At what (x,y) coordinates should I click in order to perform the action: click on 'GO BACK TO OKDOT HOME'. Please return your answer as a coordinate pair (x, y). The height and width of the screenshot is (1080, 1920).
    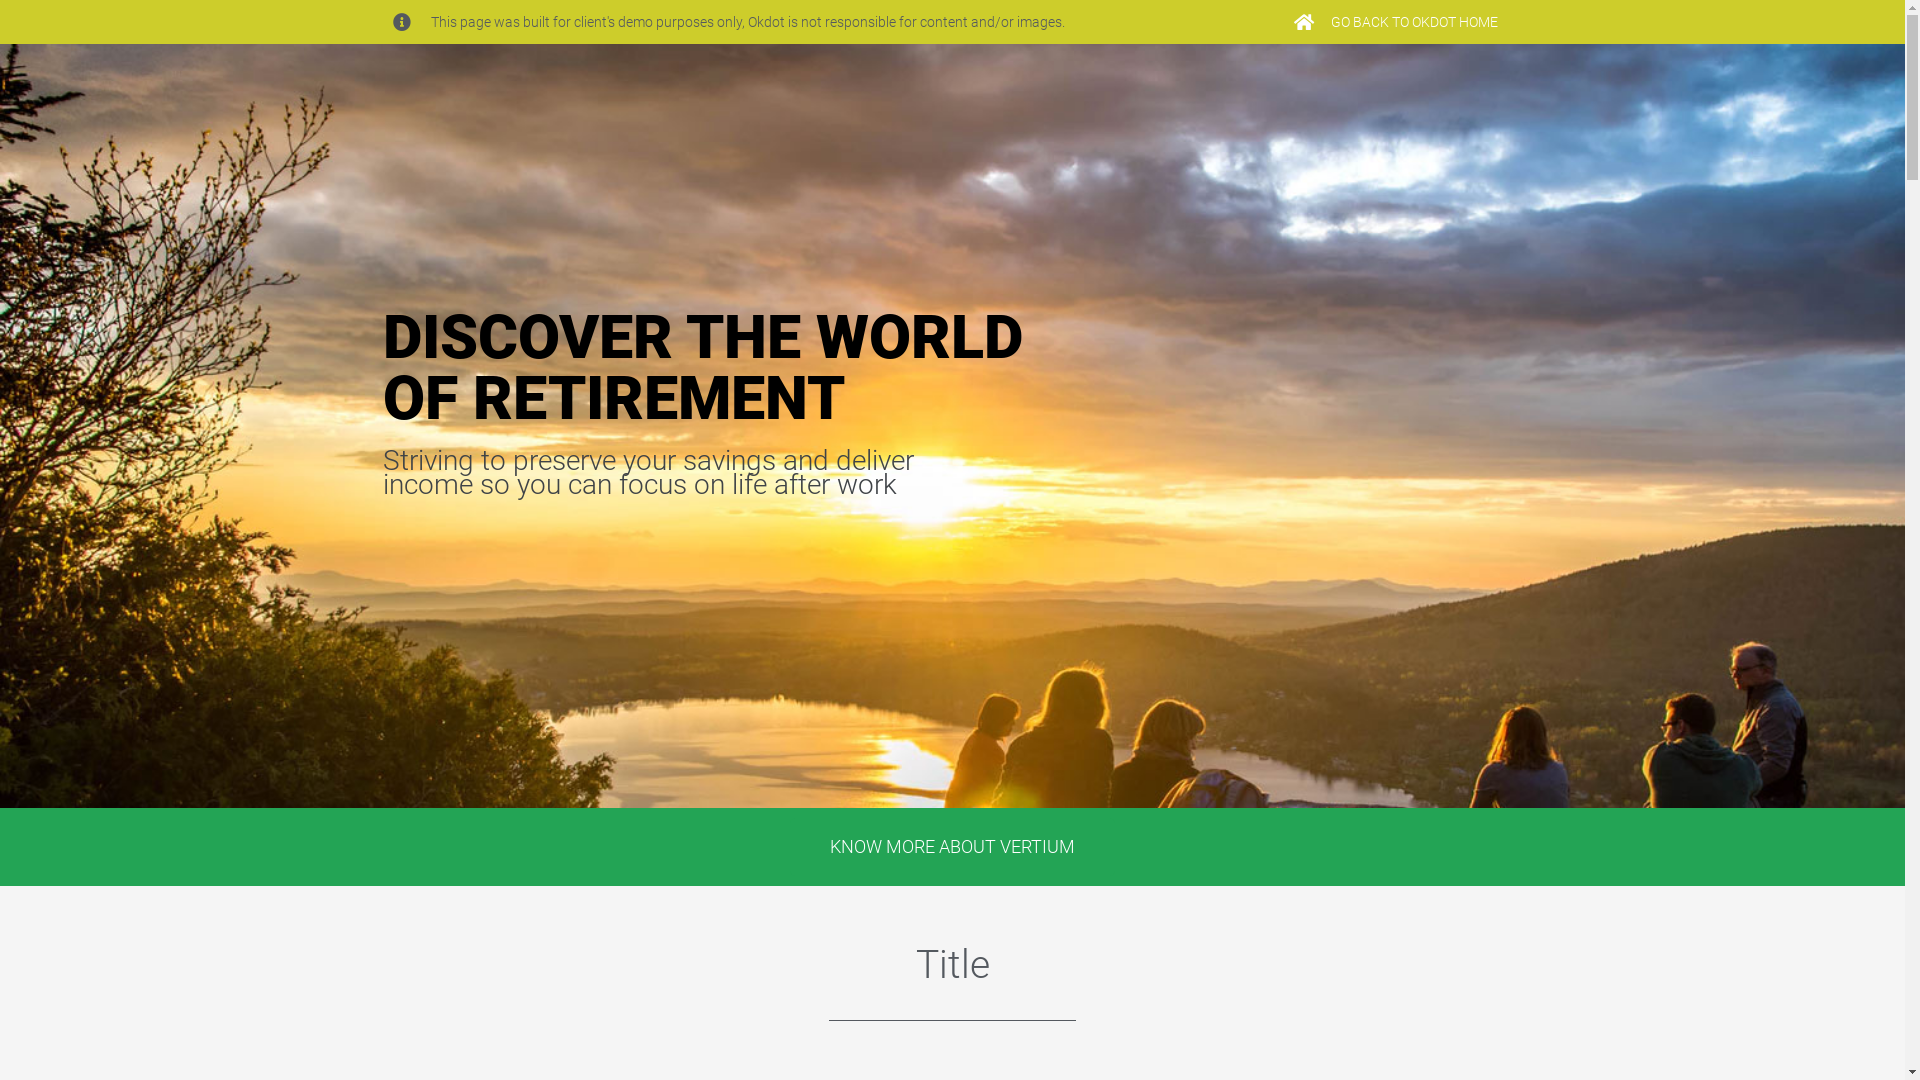
    Looking at the image, I should click on (1394, 22).